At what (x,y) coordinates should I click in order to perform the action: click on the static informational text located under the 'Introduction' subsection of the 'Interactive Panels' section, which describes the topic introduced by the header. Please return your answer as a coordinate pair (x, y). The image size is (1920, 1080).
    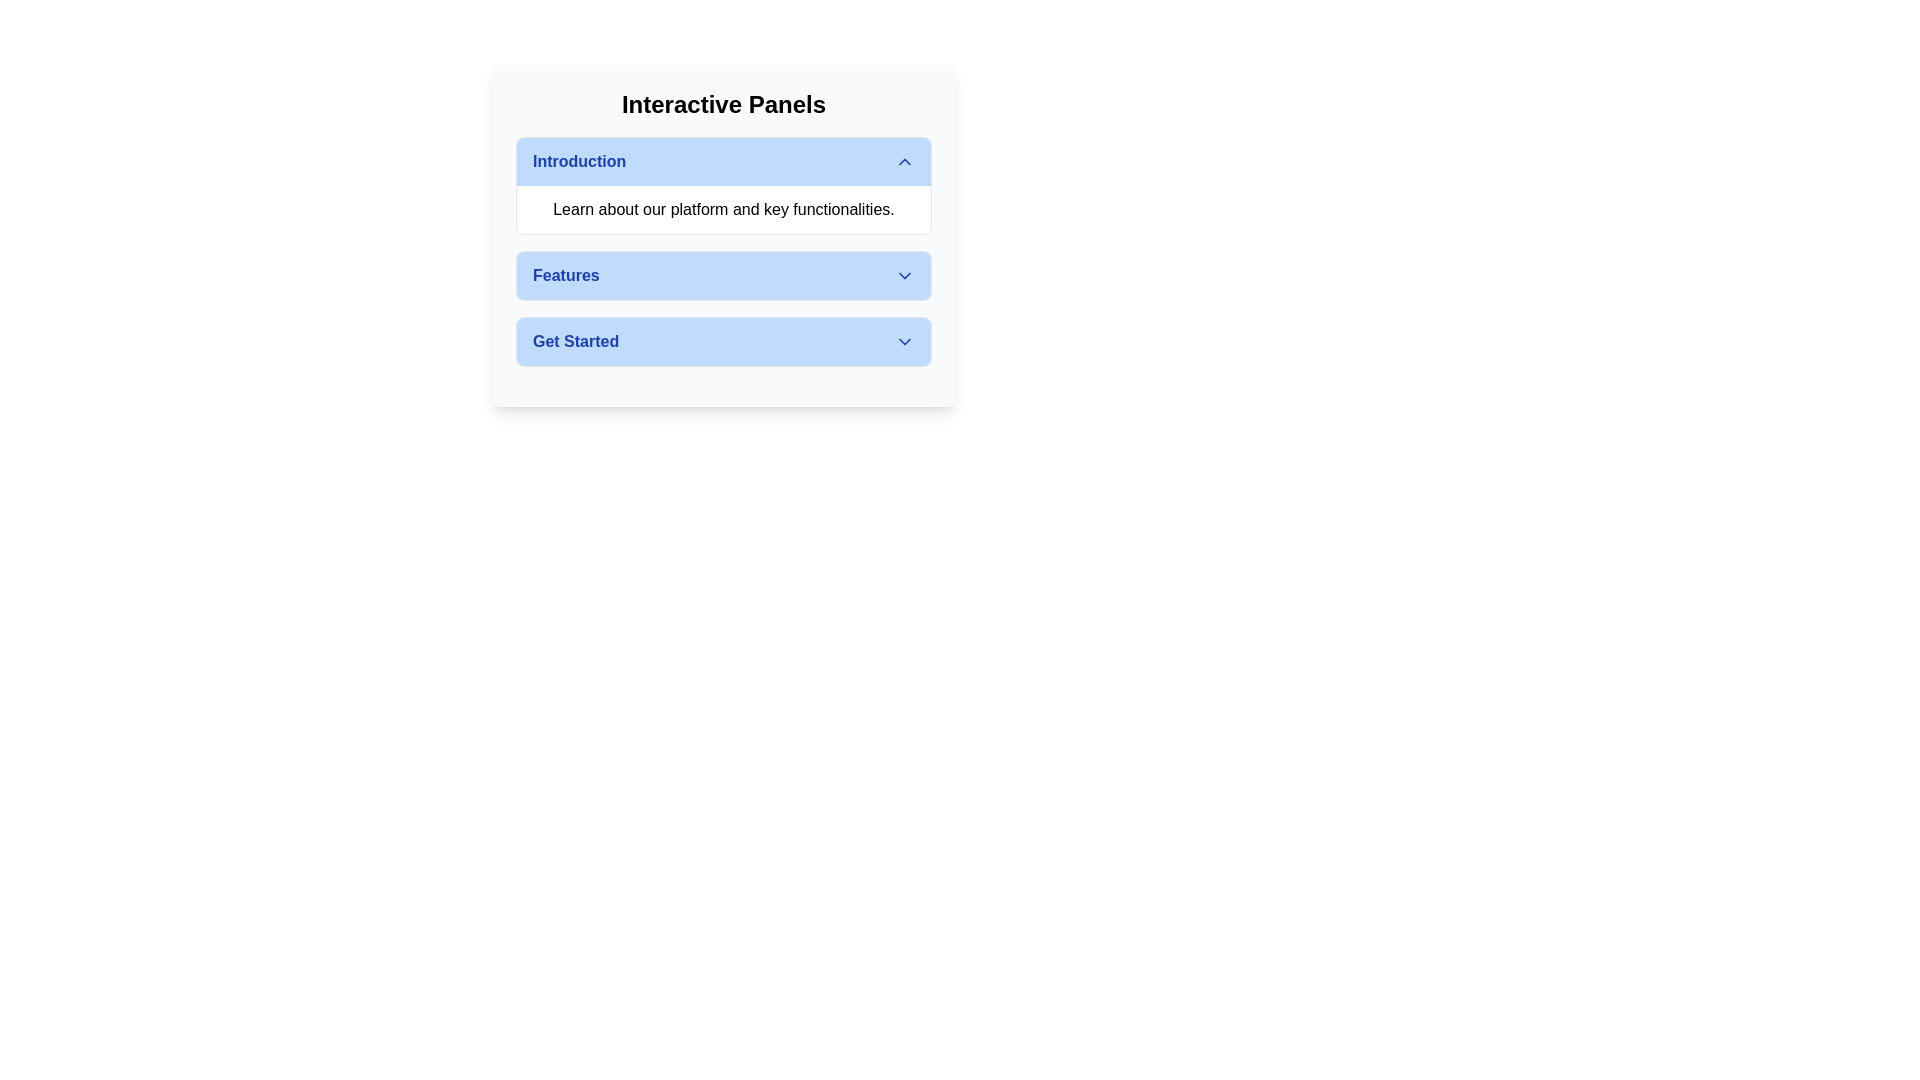
    Looking at the image, I should click on (723, 209).